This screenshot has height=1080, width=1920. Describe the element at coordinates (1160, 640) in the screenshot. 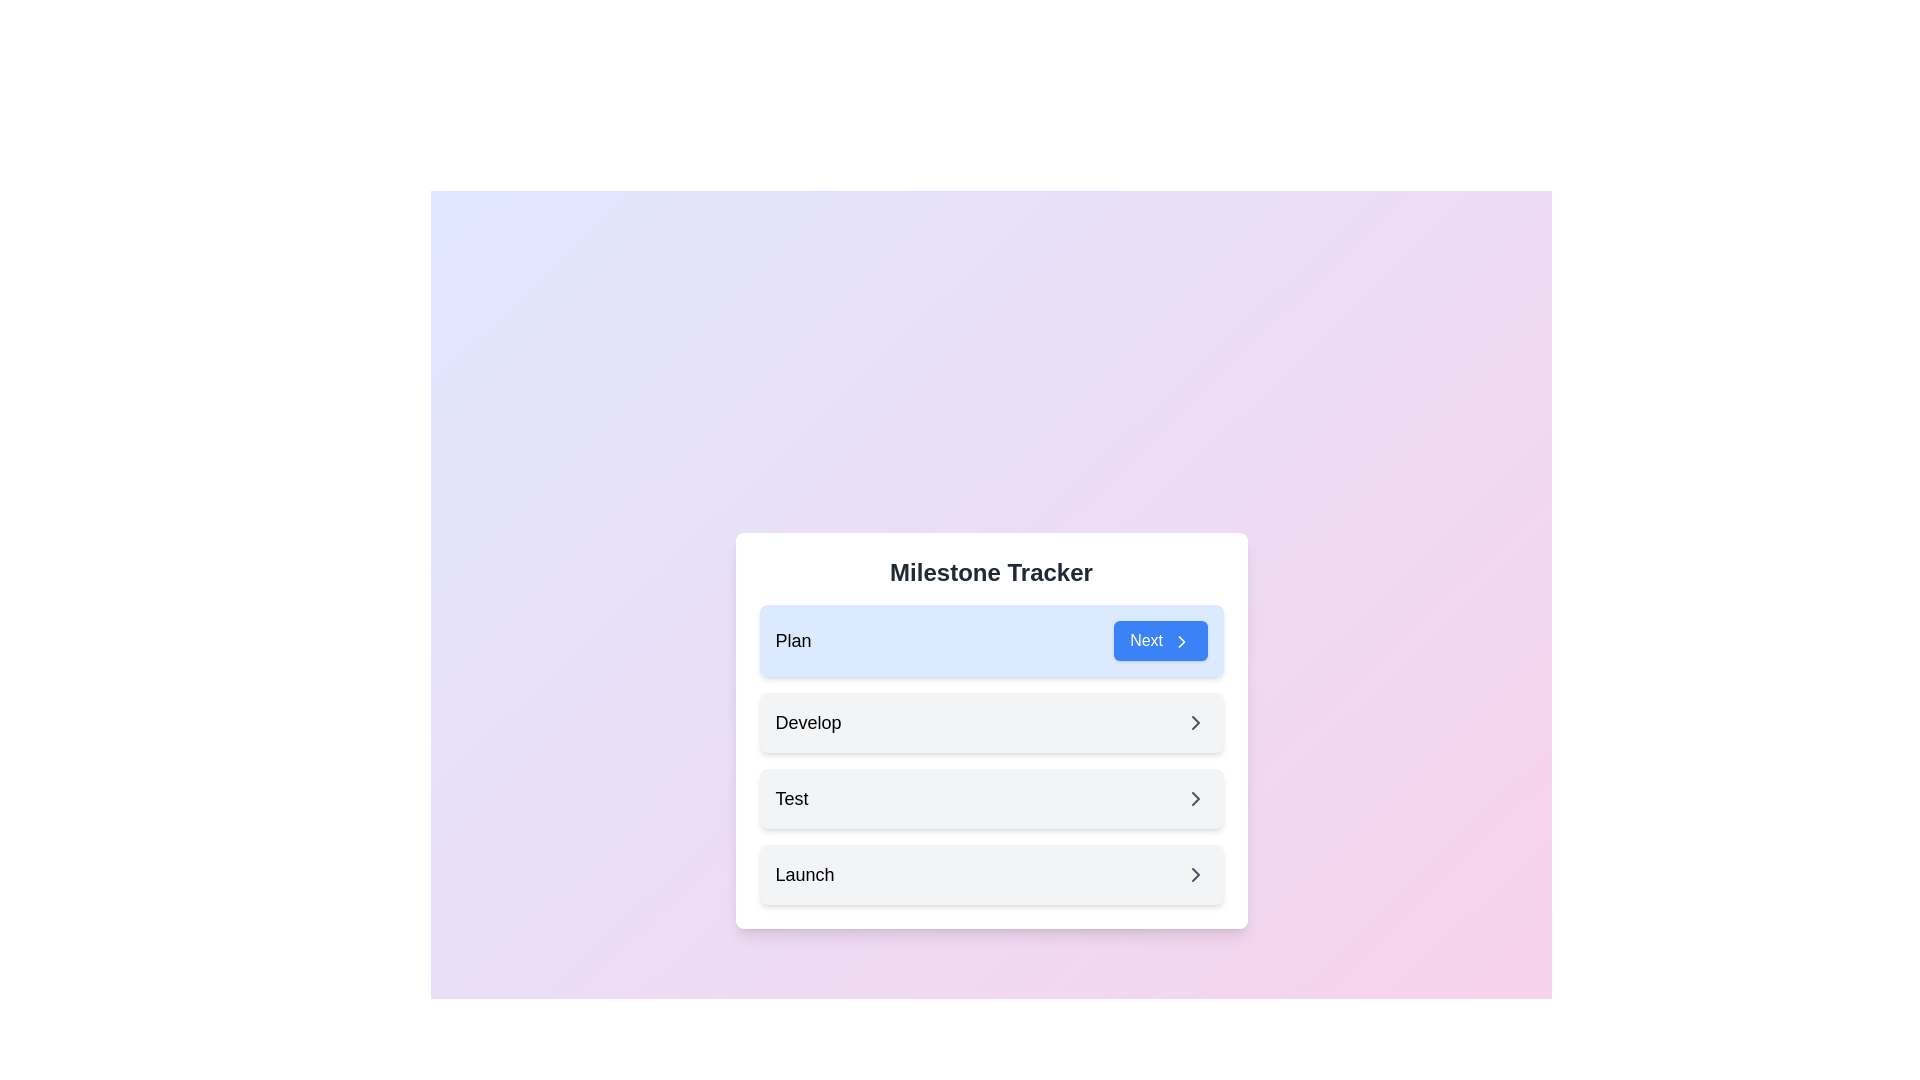

I see `the 'Next' button with a blue background, white text, and a rightward chevron icon` at that location.